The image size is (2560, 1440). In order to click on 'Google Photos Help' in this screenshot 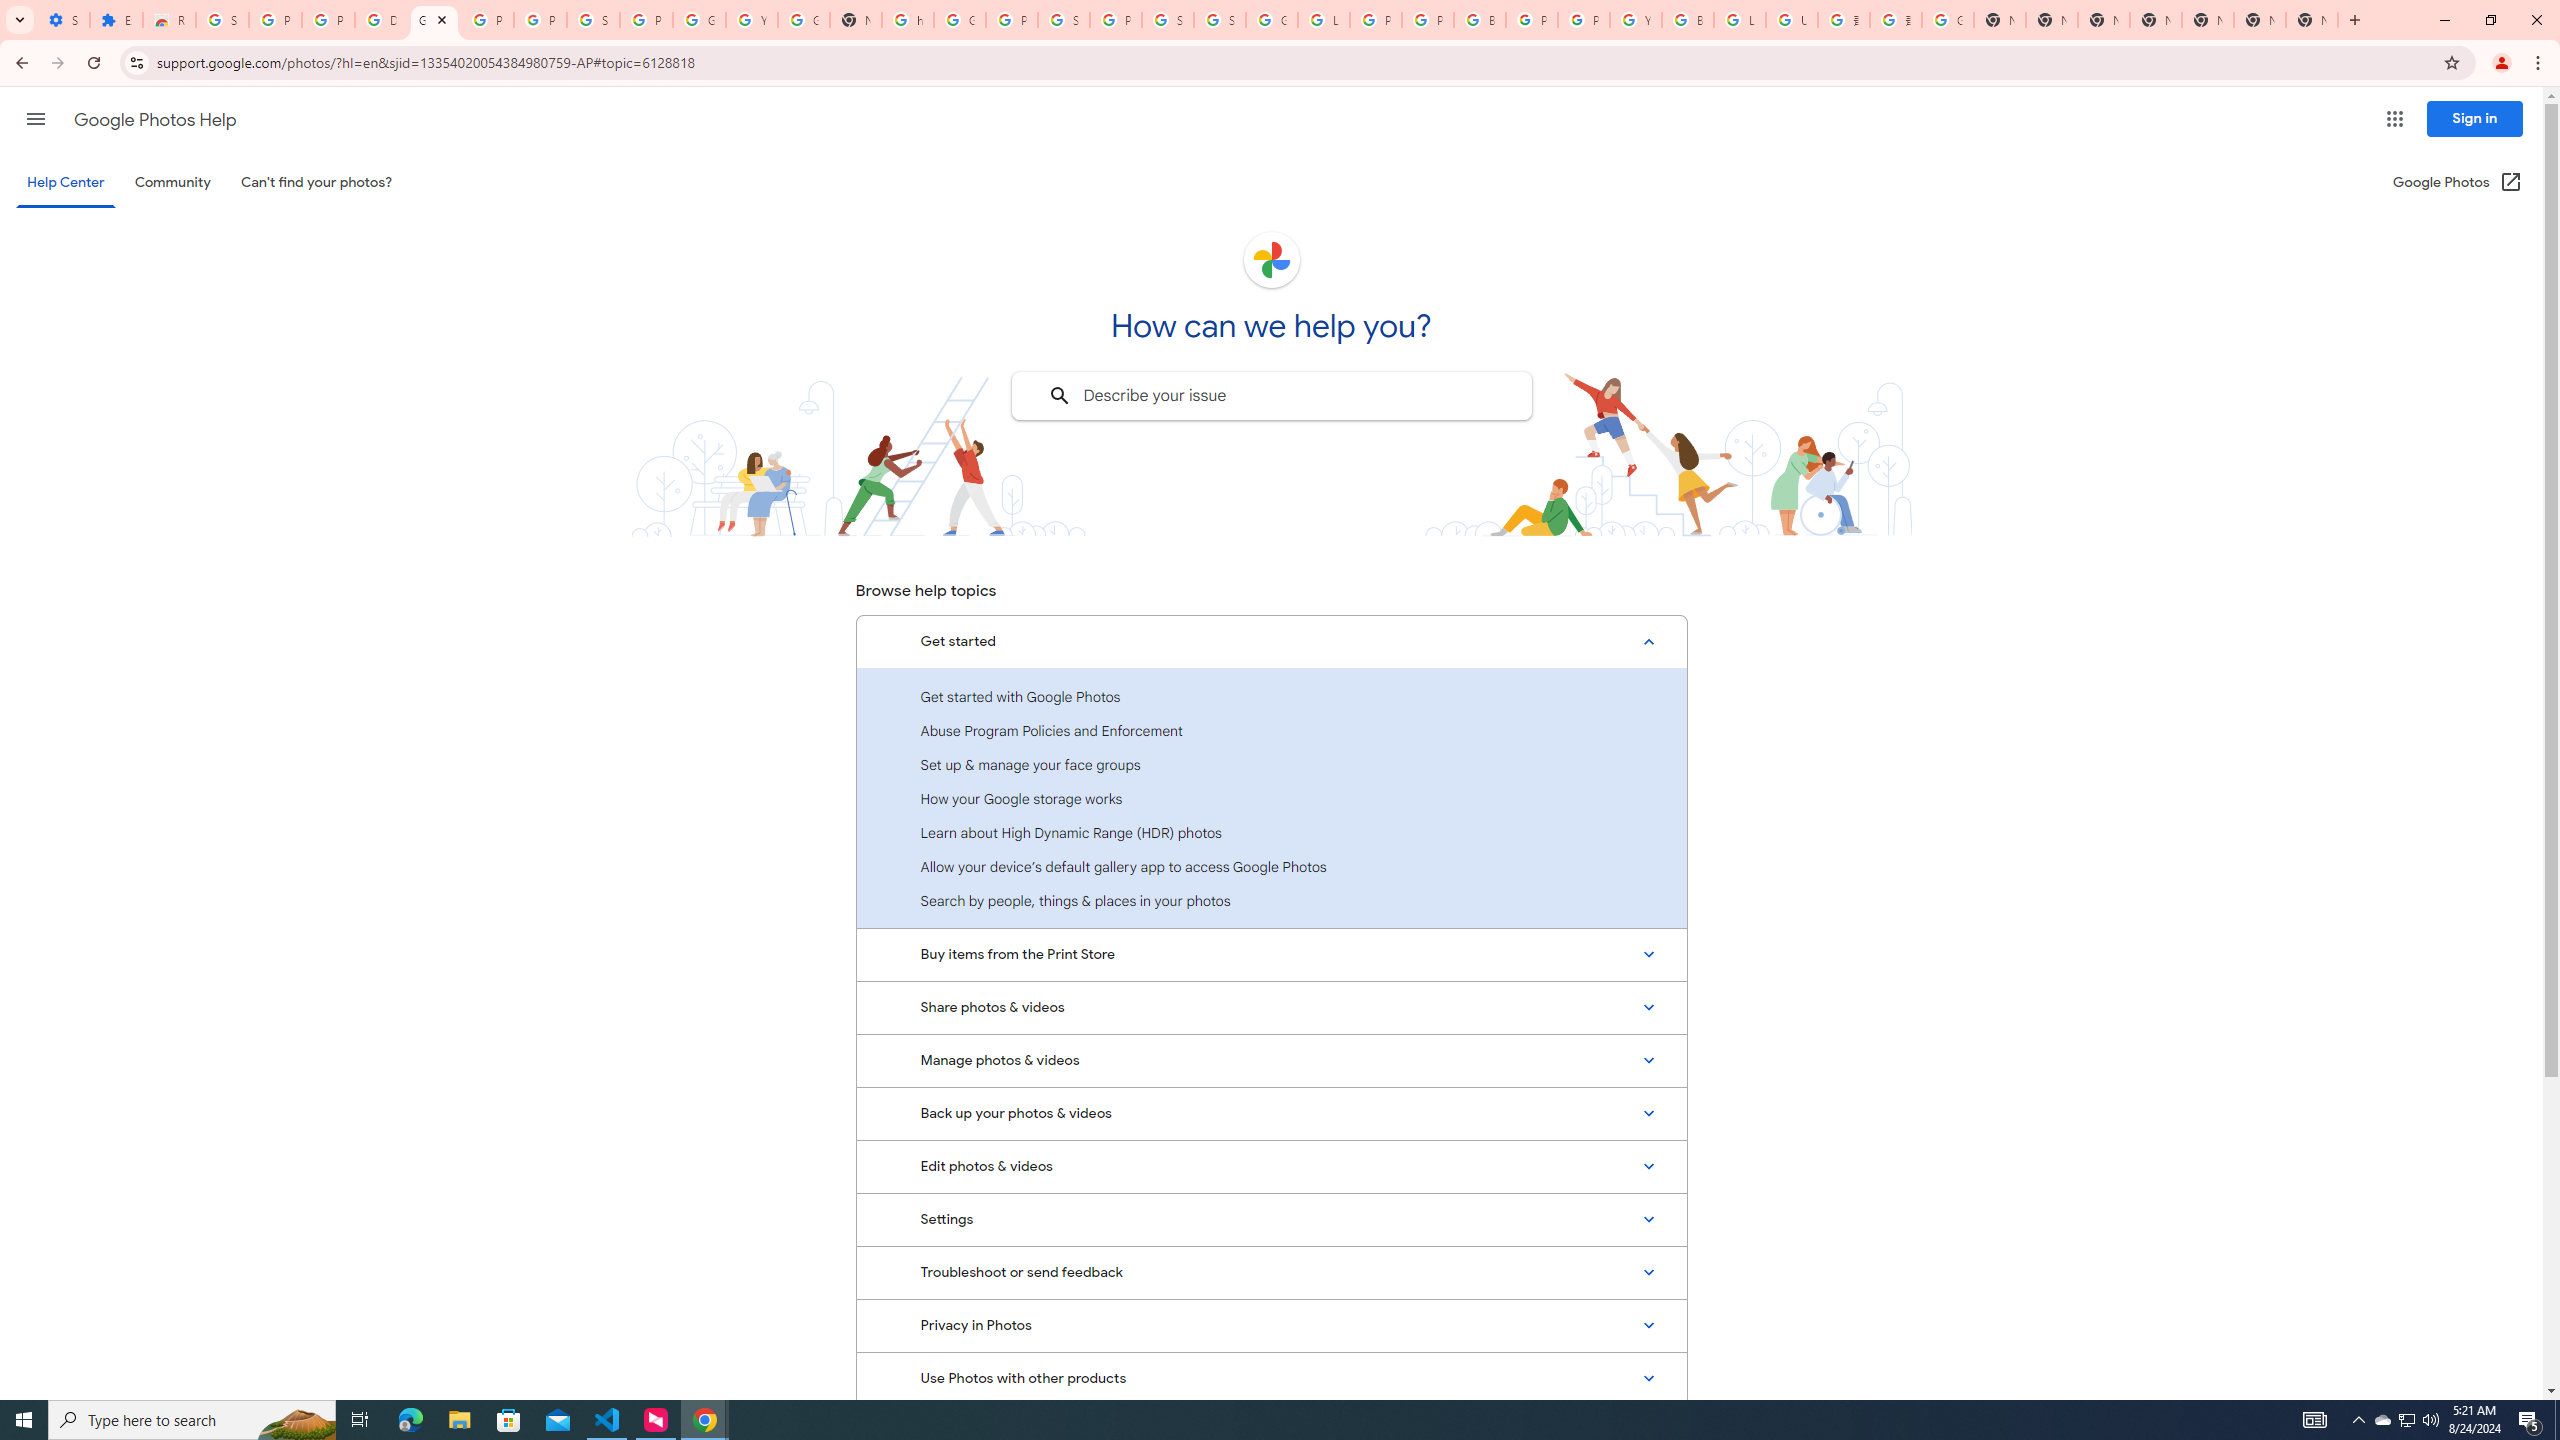, I will do `click(154, 119)`.